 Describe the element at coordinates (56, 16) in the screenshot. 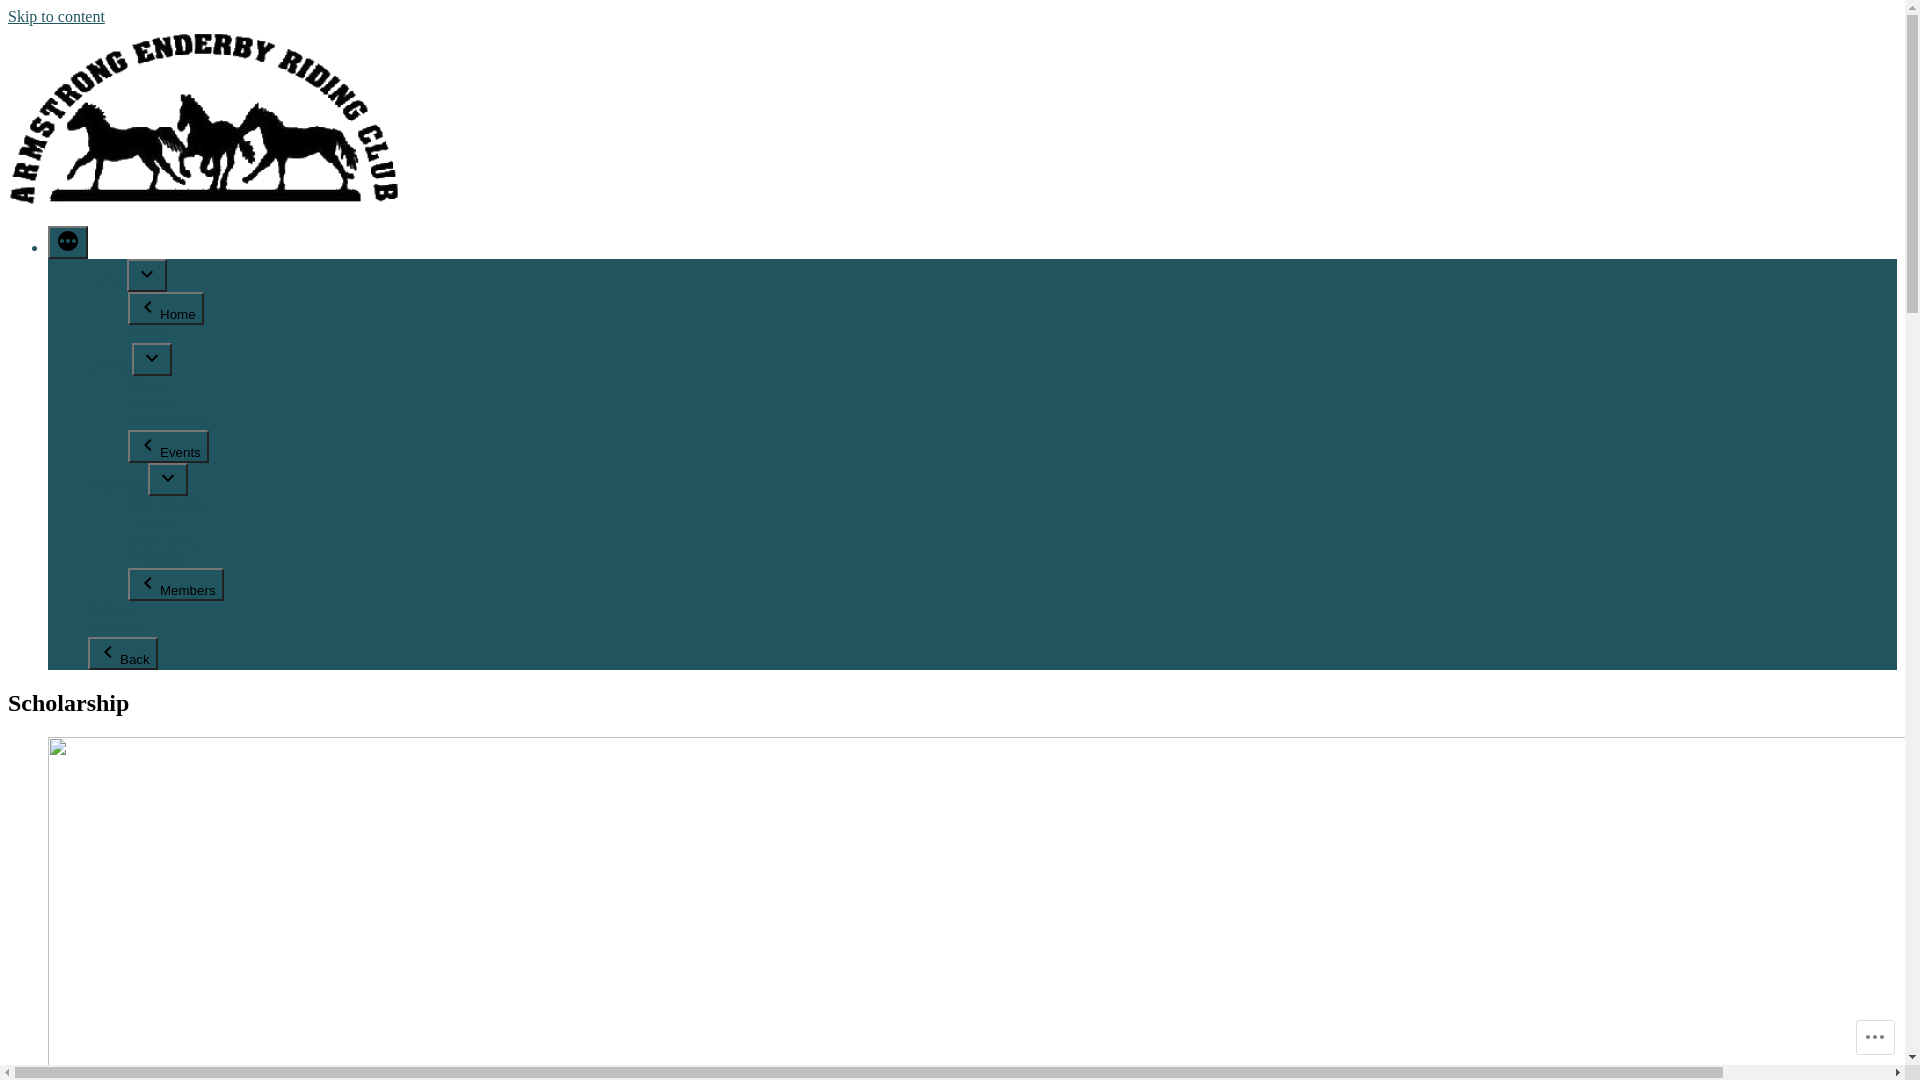

I see `'Skip to content'` at that location.